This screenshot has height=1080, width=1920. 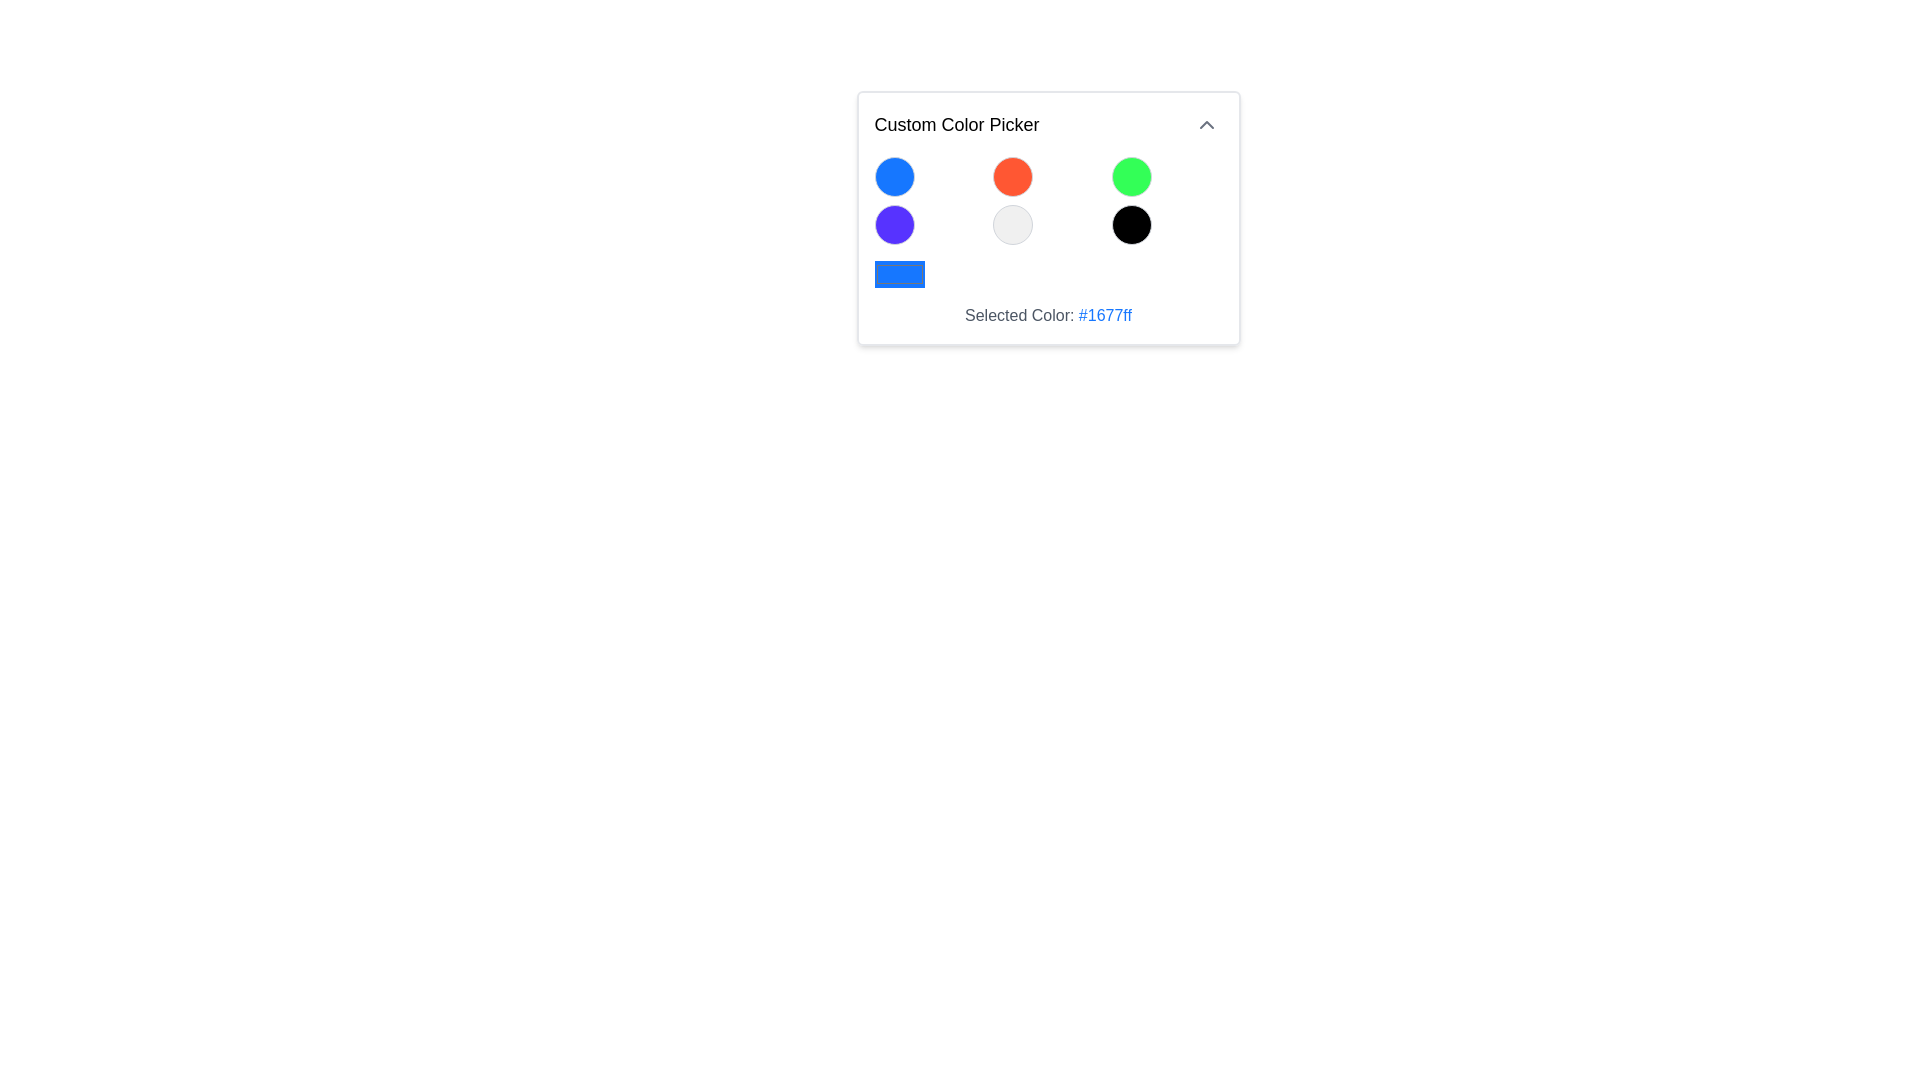 I want to click on the bright green color button in the color picker, so click(x=1131, y=176).